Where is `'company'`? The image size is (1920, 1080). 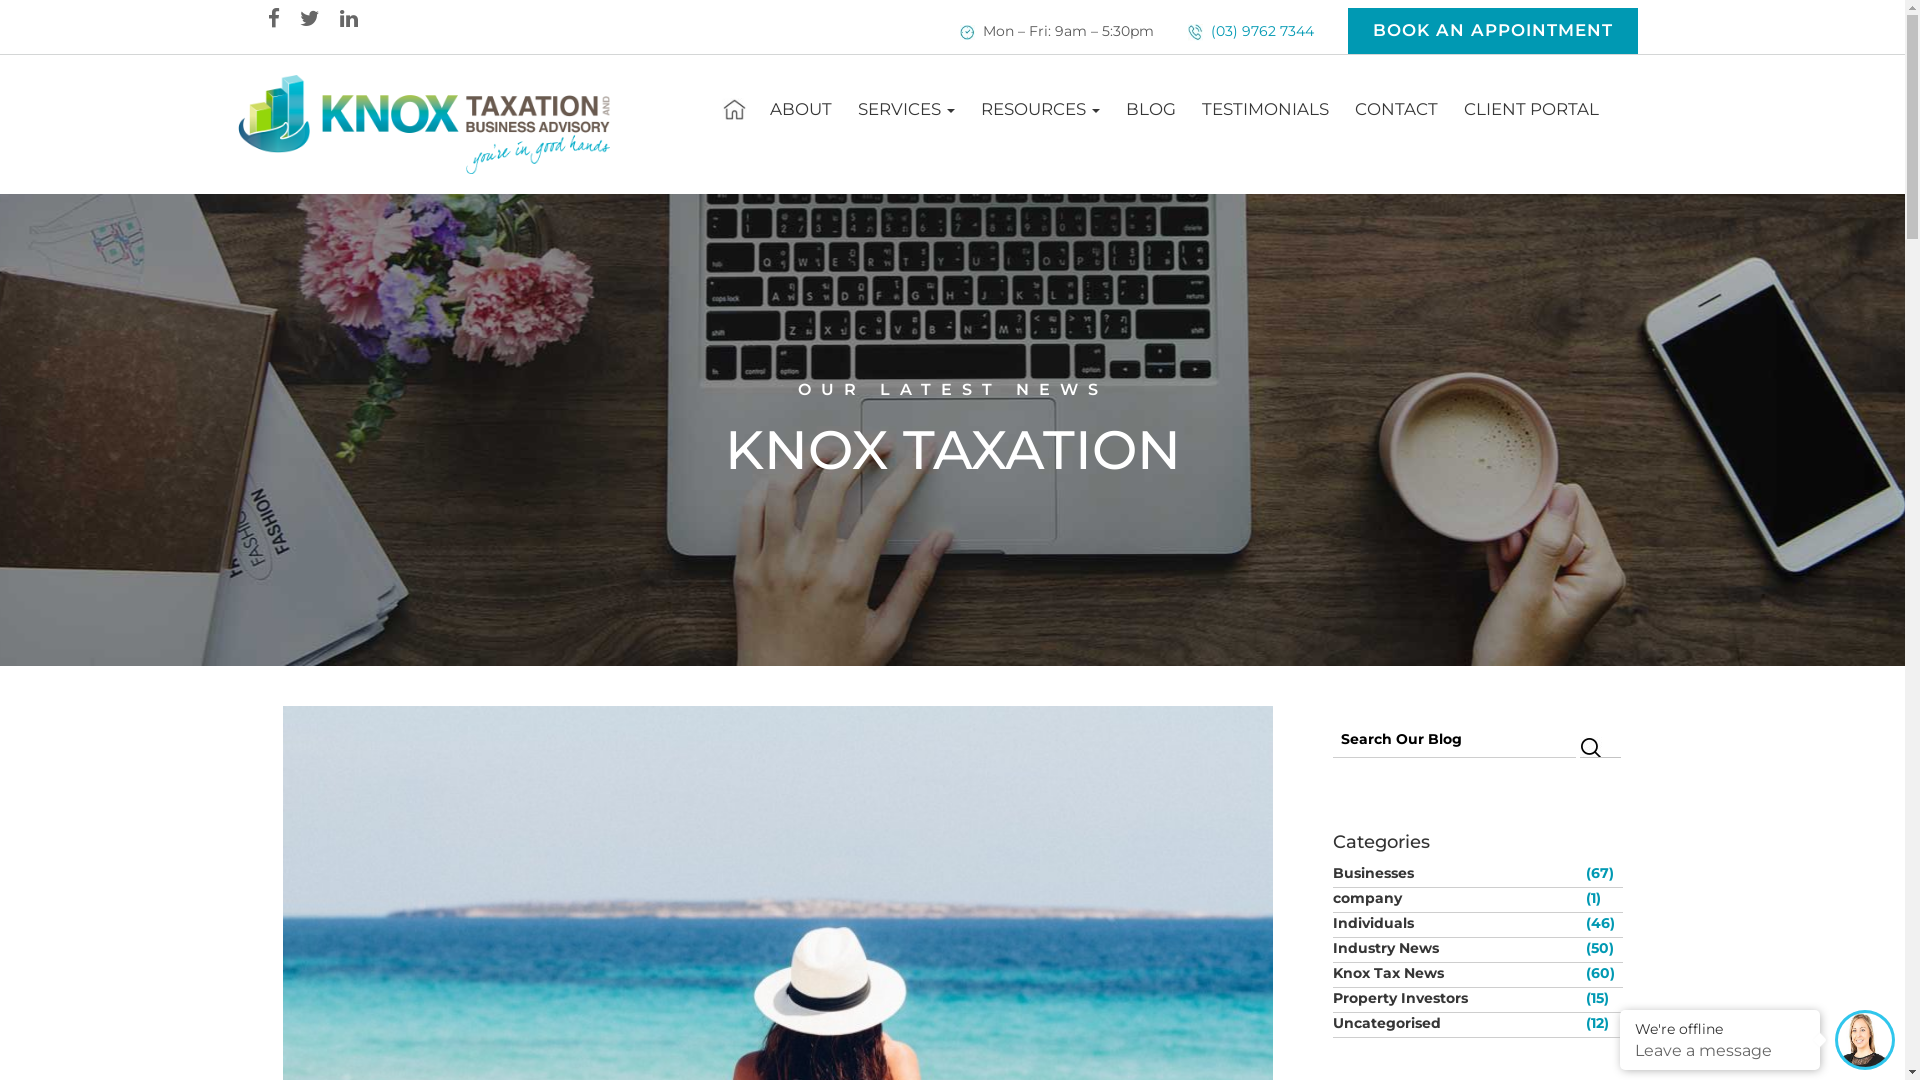 'company' is located at coordinates (1331, 897).